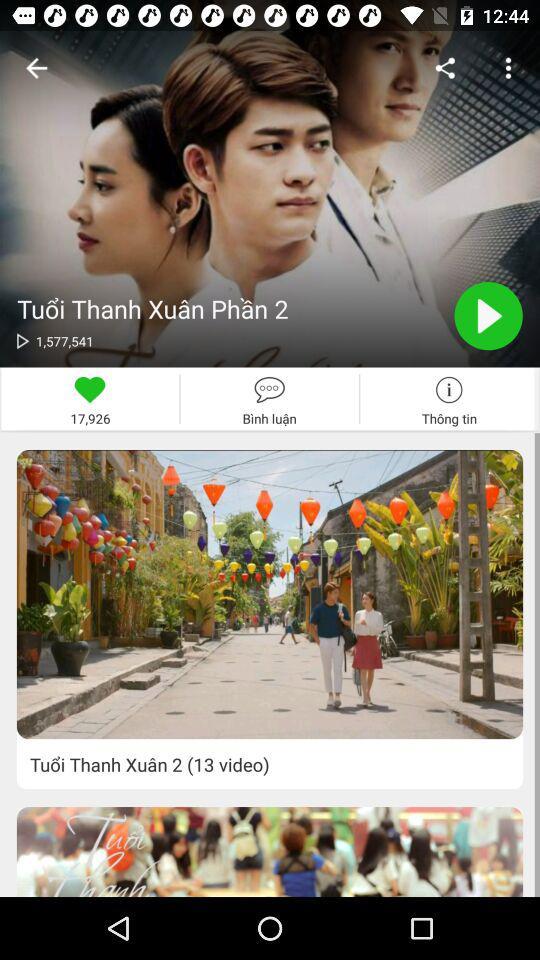  What do you see at coordinates (89, 398) in the screenshot?
I see `the first tab on left side of the web page` at bounding box center [89, 398].